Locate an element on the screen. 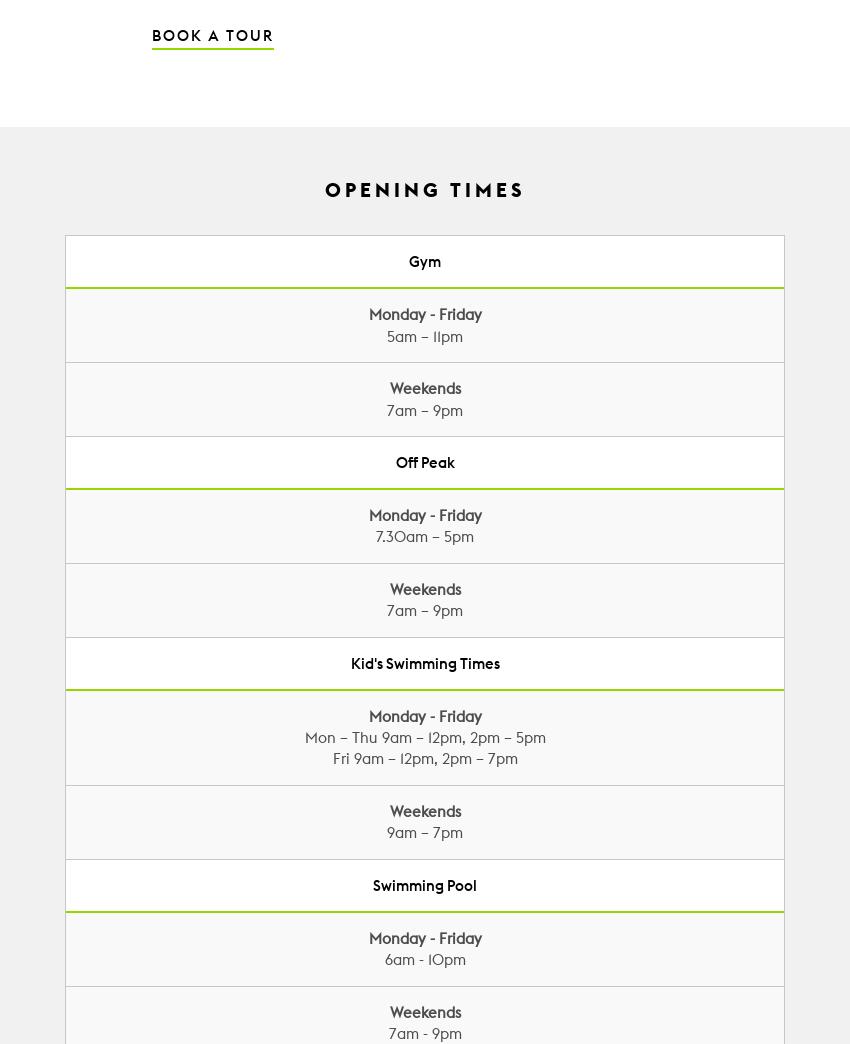 The height and width of the screenshot is (1044, 850). '6am - 10pm' is located at coordinates (424, 958).